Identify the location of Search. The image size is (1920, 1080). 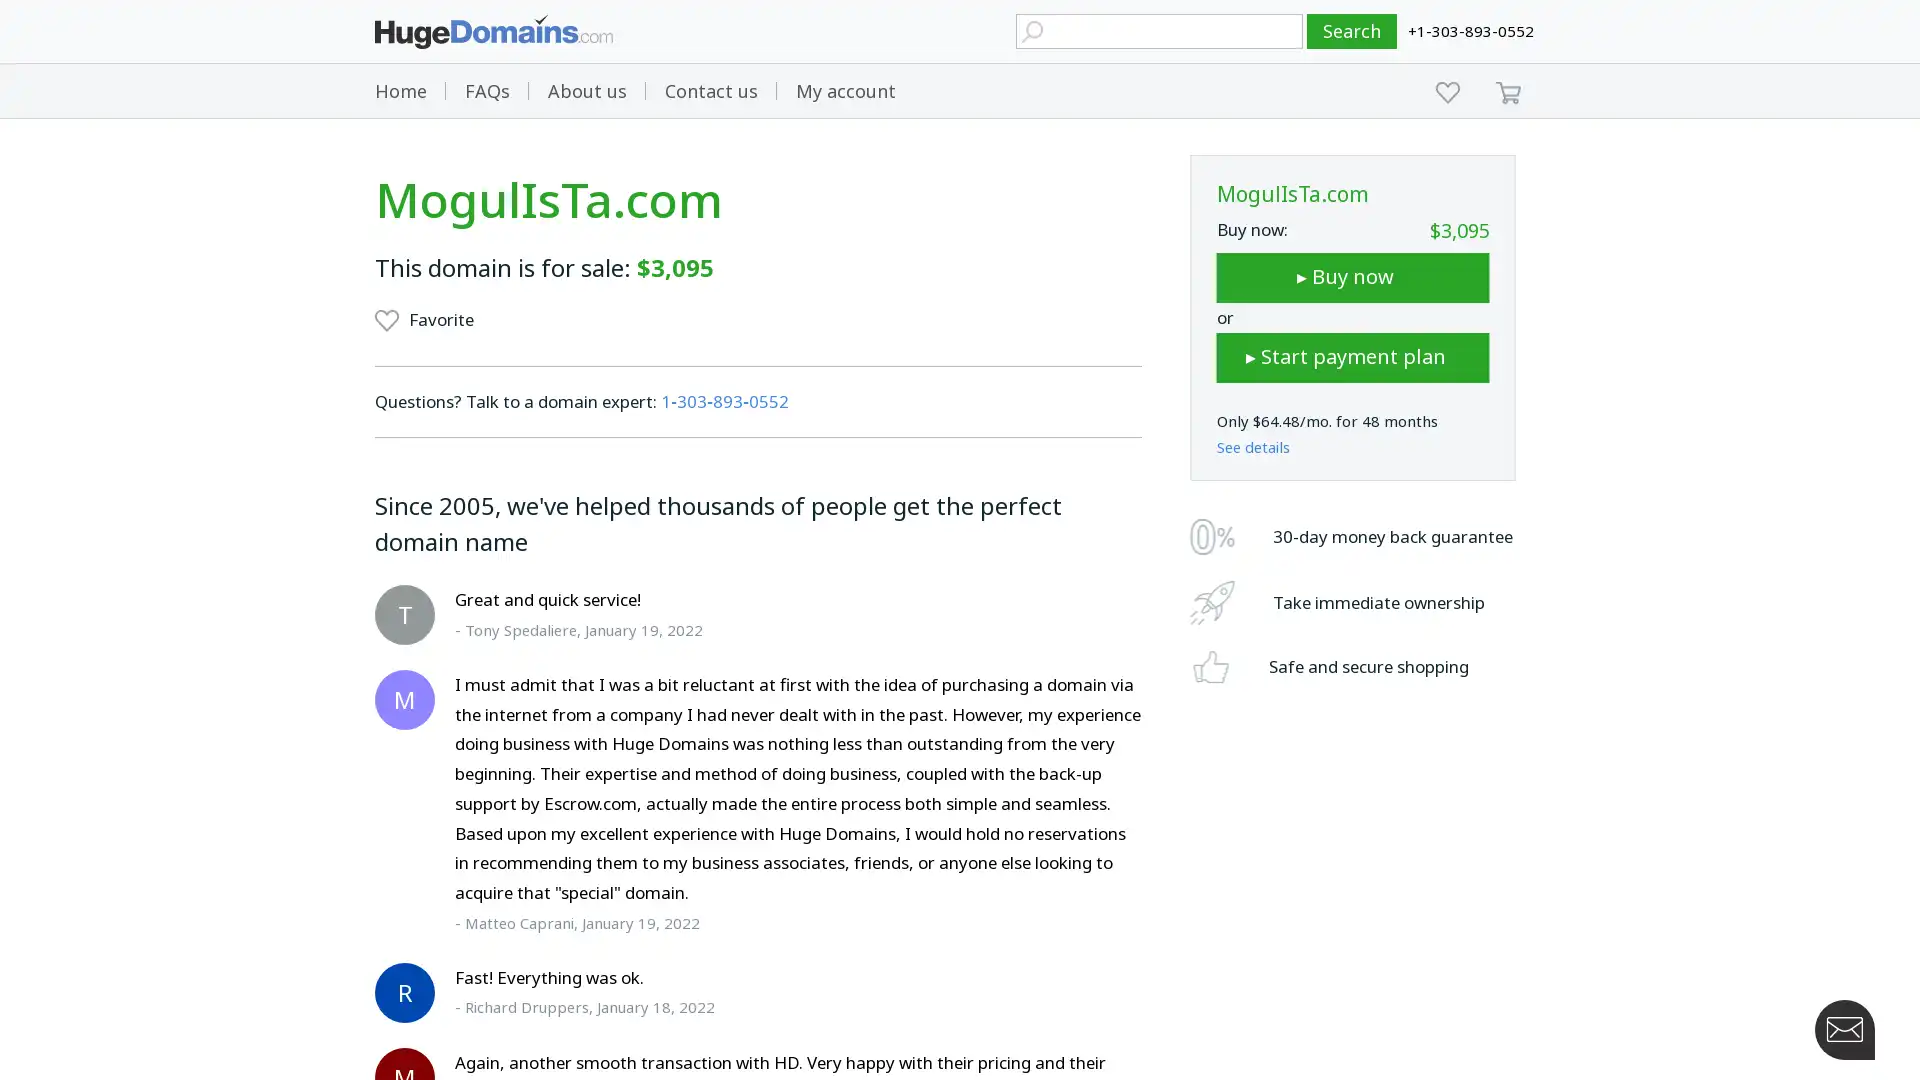
(1352, 31).